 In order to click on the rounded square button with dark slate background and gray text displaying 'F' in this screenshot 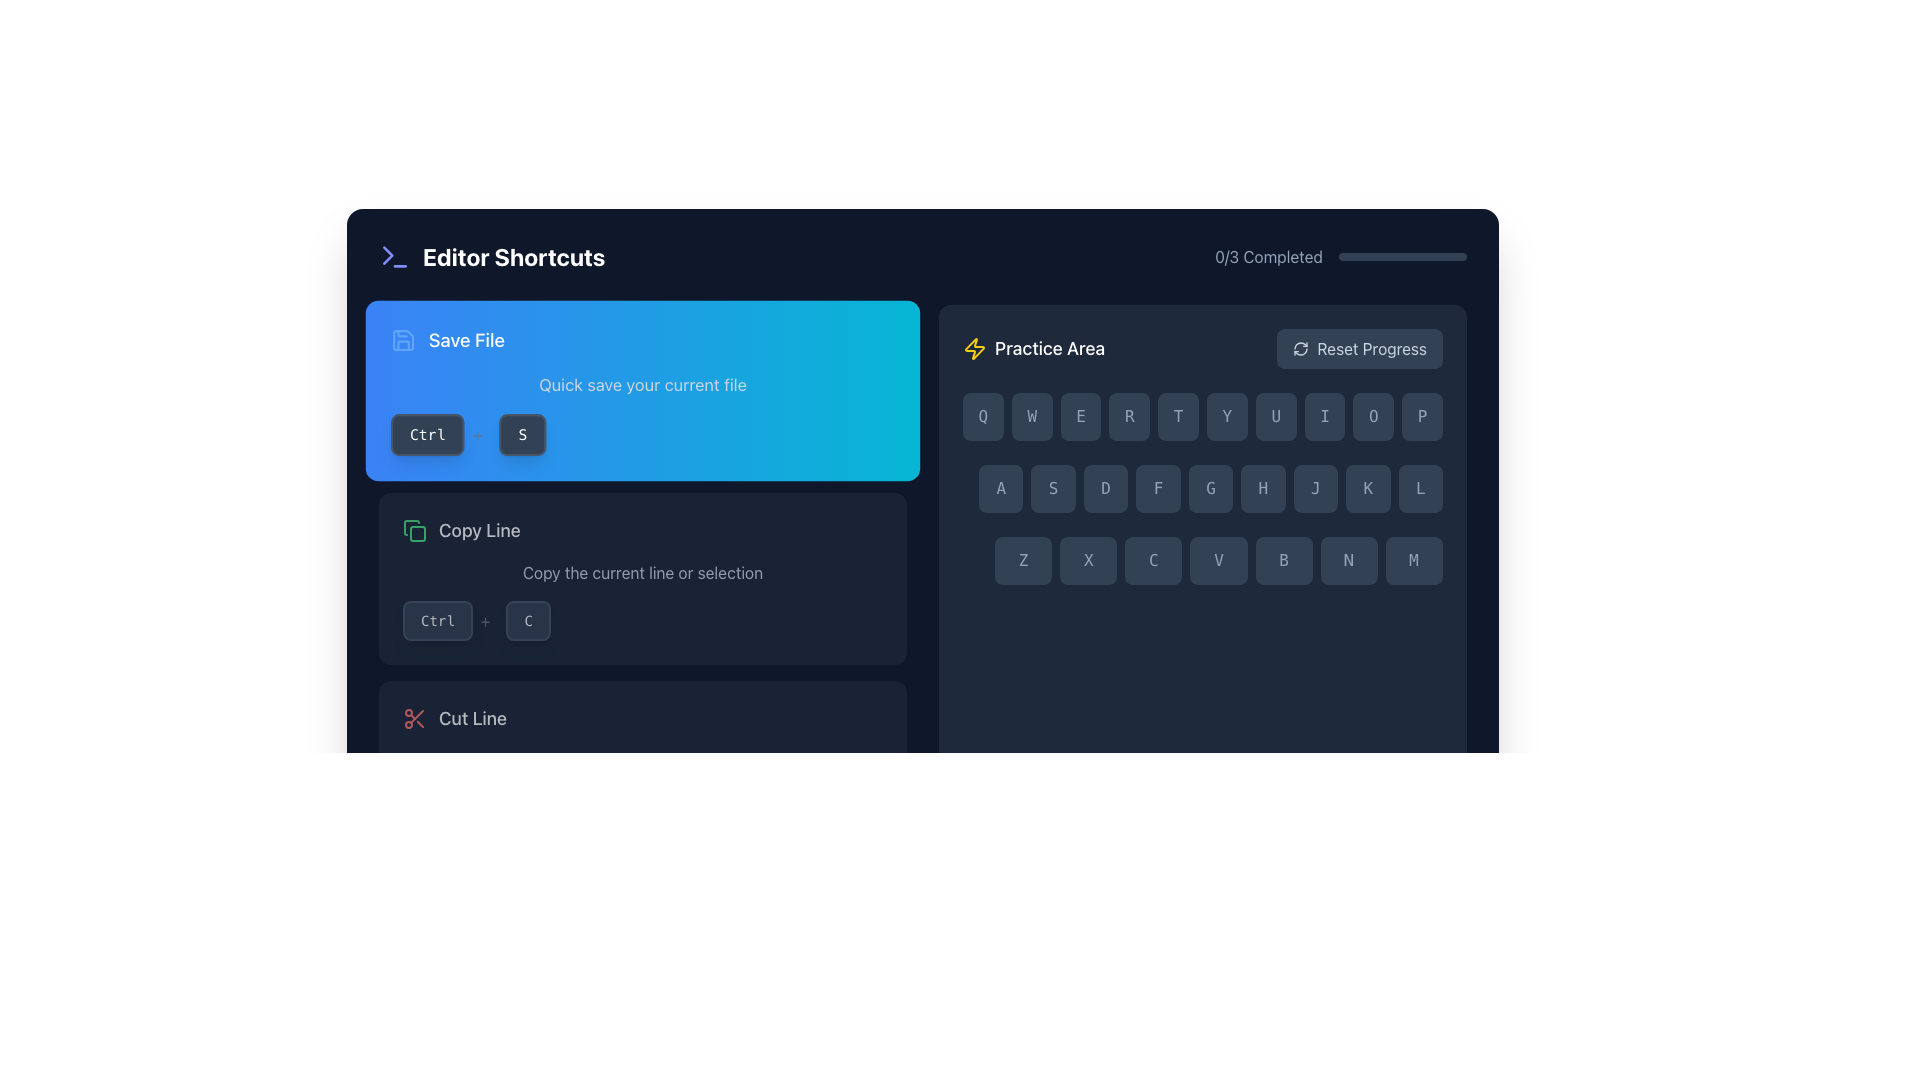, I will do `click(1158, 489)`.